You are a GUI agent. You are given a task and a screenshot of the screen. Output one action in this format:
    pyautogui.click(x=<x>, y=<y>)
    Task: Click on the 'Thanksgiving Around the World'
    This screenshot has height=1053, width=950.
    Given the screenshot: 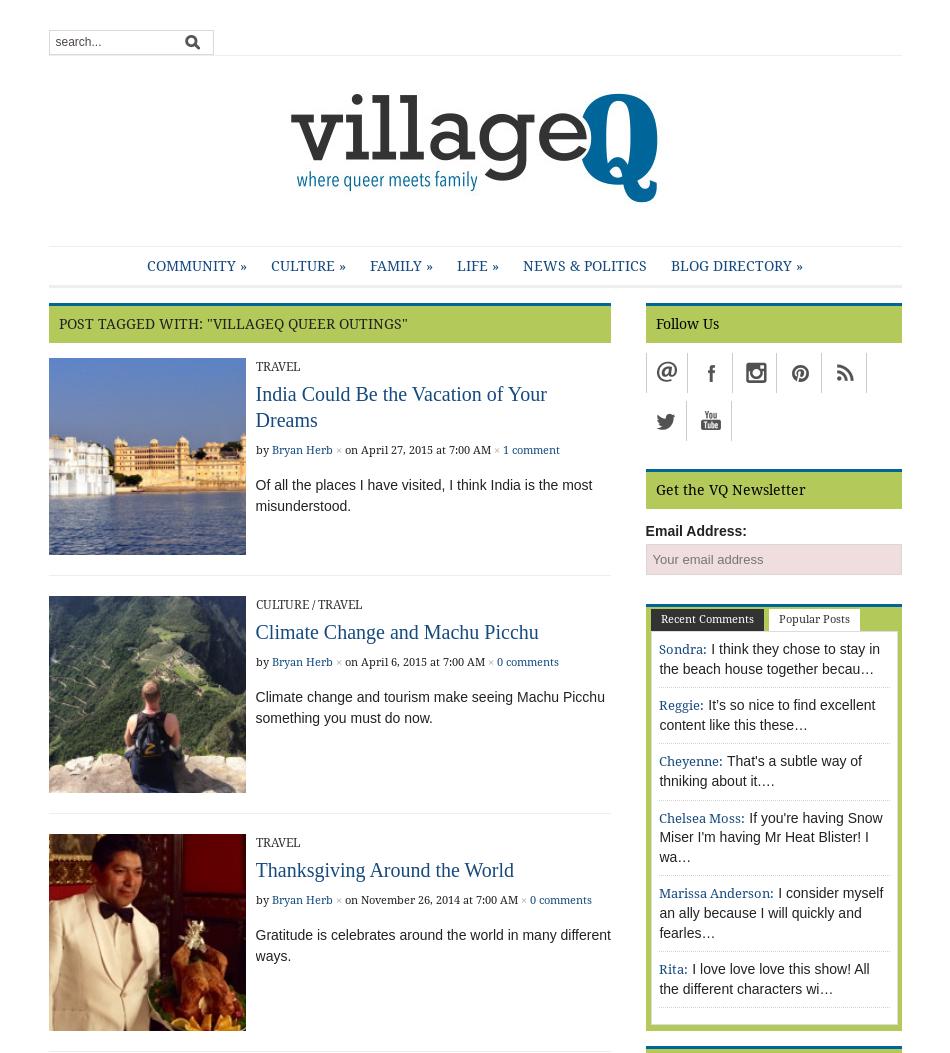 What is the action you would take?
    pyautogui.click(x=383, y=869)
    